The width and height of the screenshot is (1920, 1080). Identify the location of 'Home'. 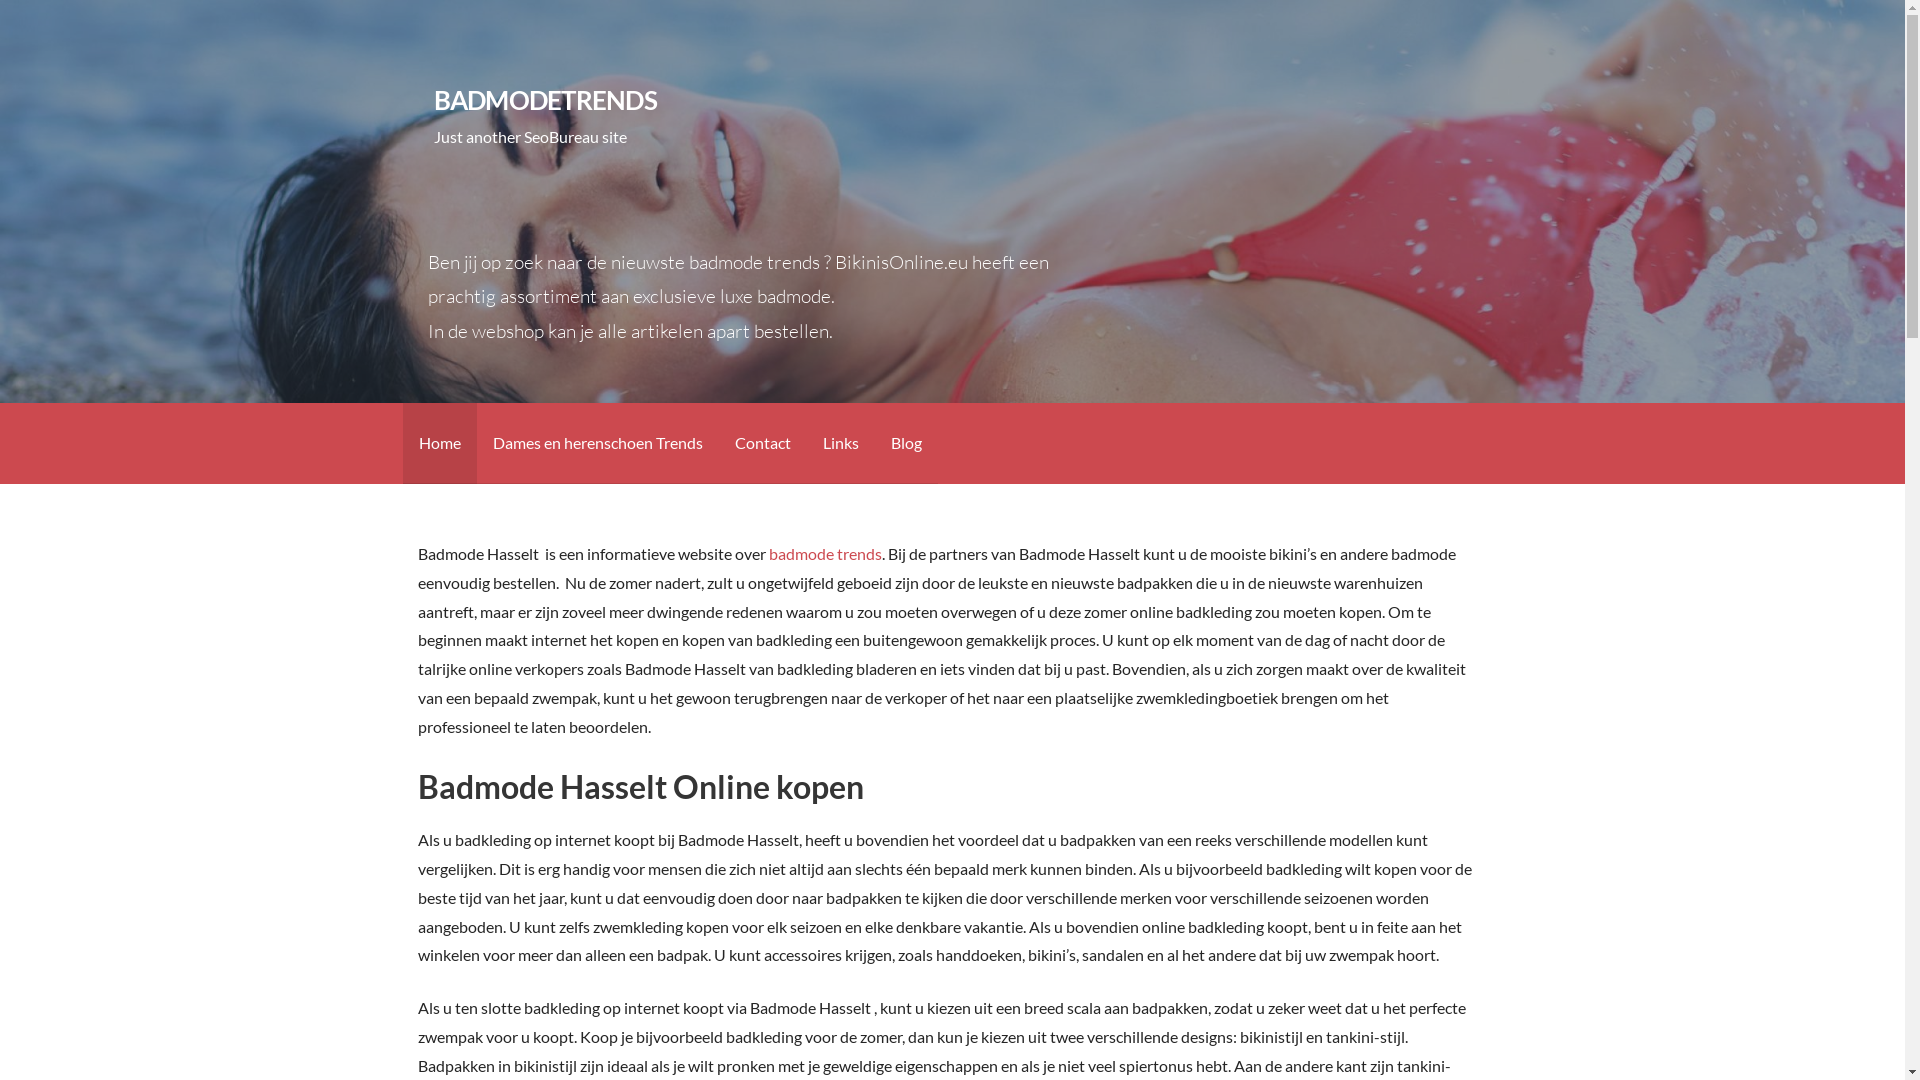
(437, 442).